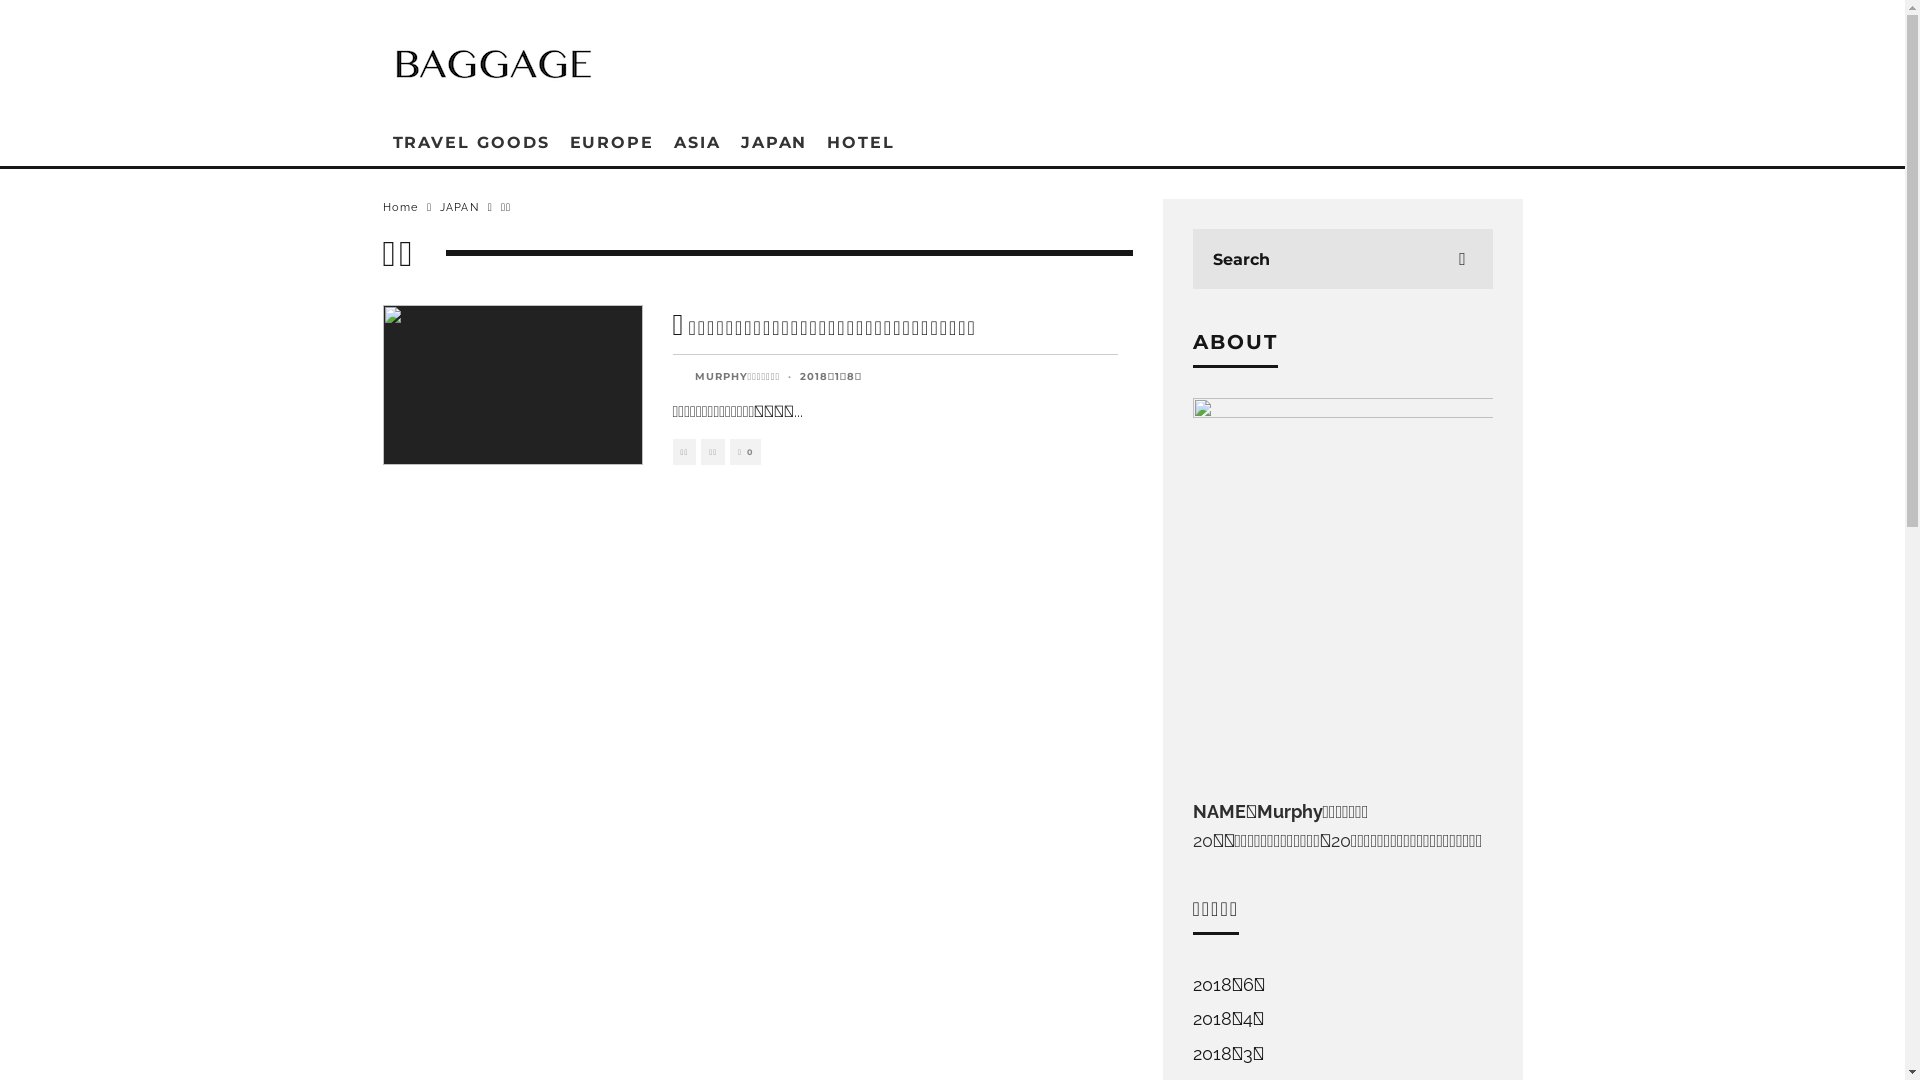  I want to click on '0', so click(744, 452).